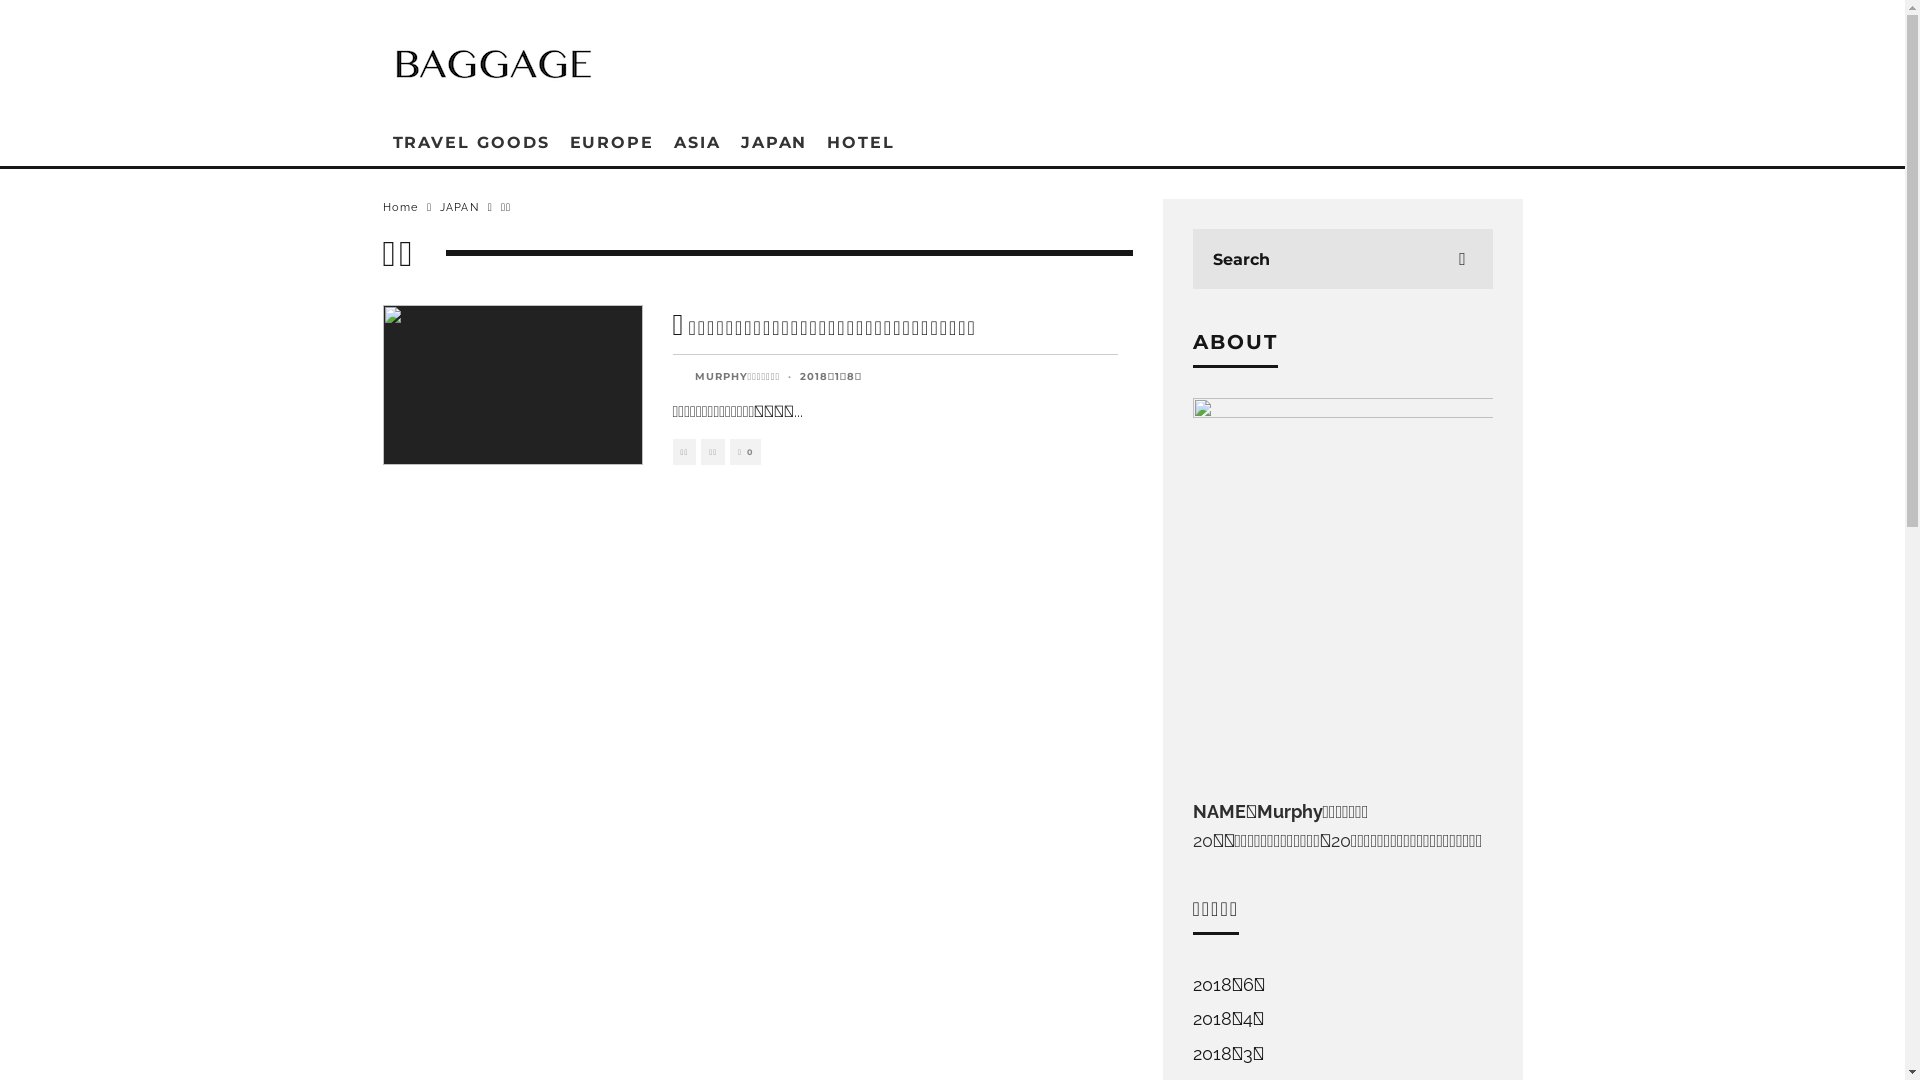  I want to click on '0', so click(744, 452).